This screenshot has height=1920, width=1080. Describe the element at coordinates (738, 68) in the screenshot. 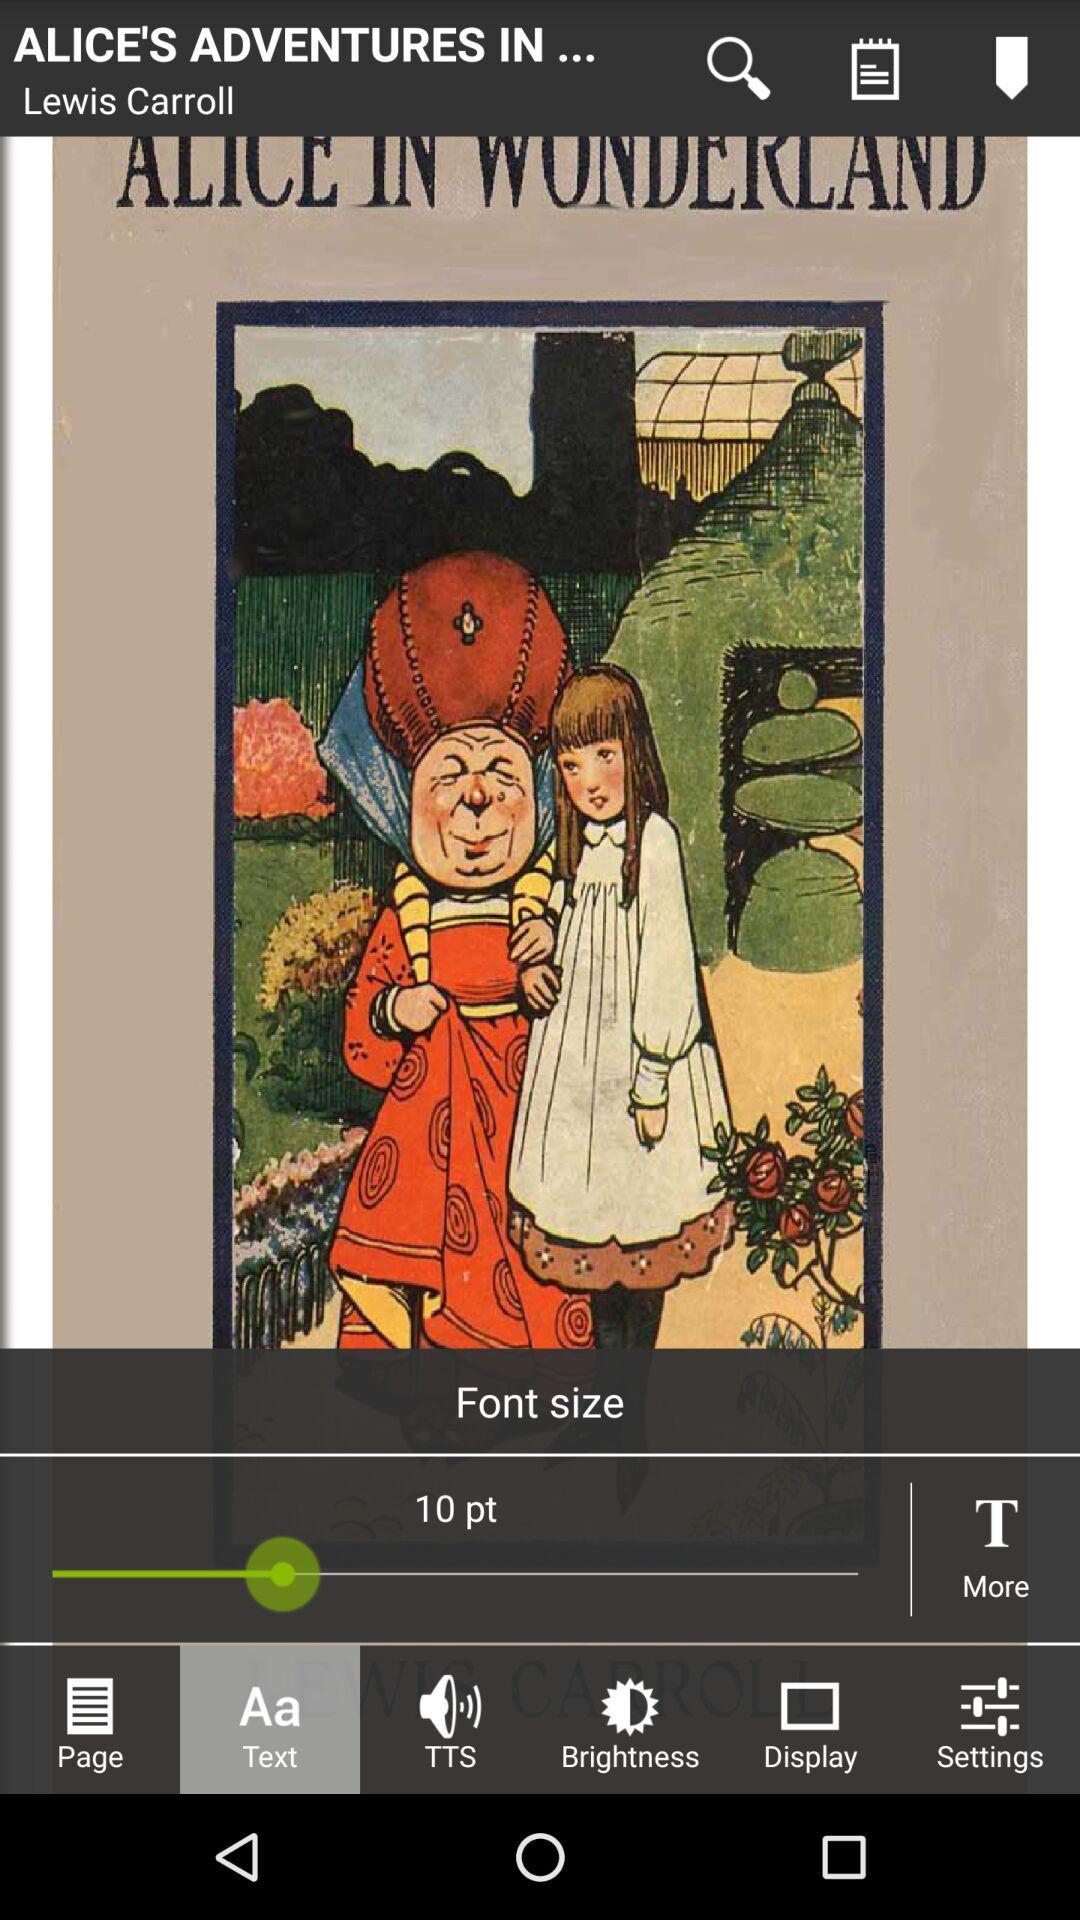

I see `search option` at that location.